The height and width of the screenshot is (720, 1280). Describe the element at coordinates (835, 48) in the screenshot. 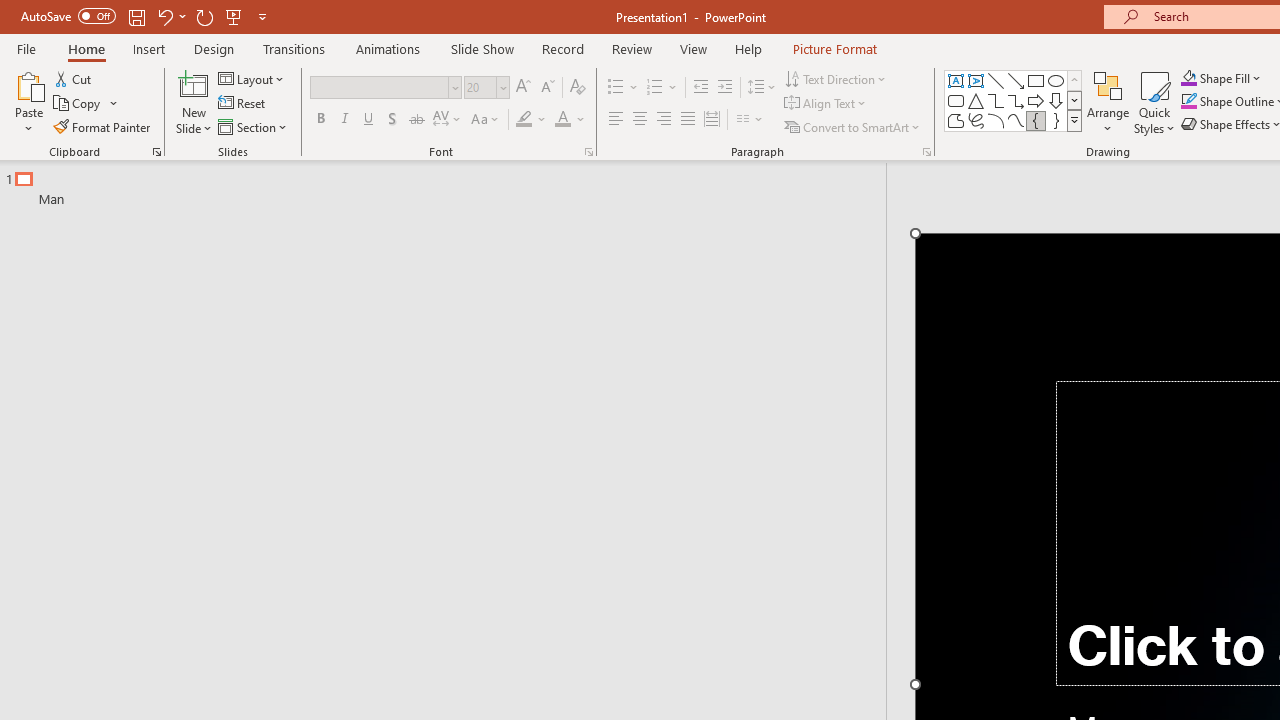

I see `'Picture Format'` at that location.